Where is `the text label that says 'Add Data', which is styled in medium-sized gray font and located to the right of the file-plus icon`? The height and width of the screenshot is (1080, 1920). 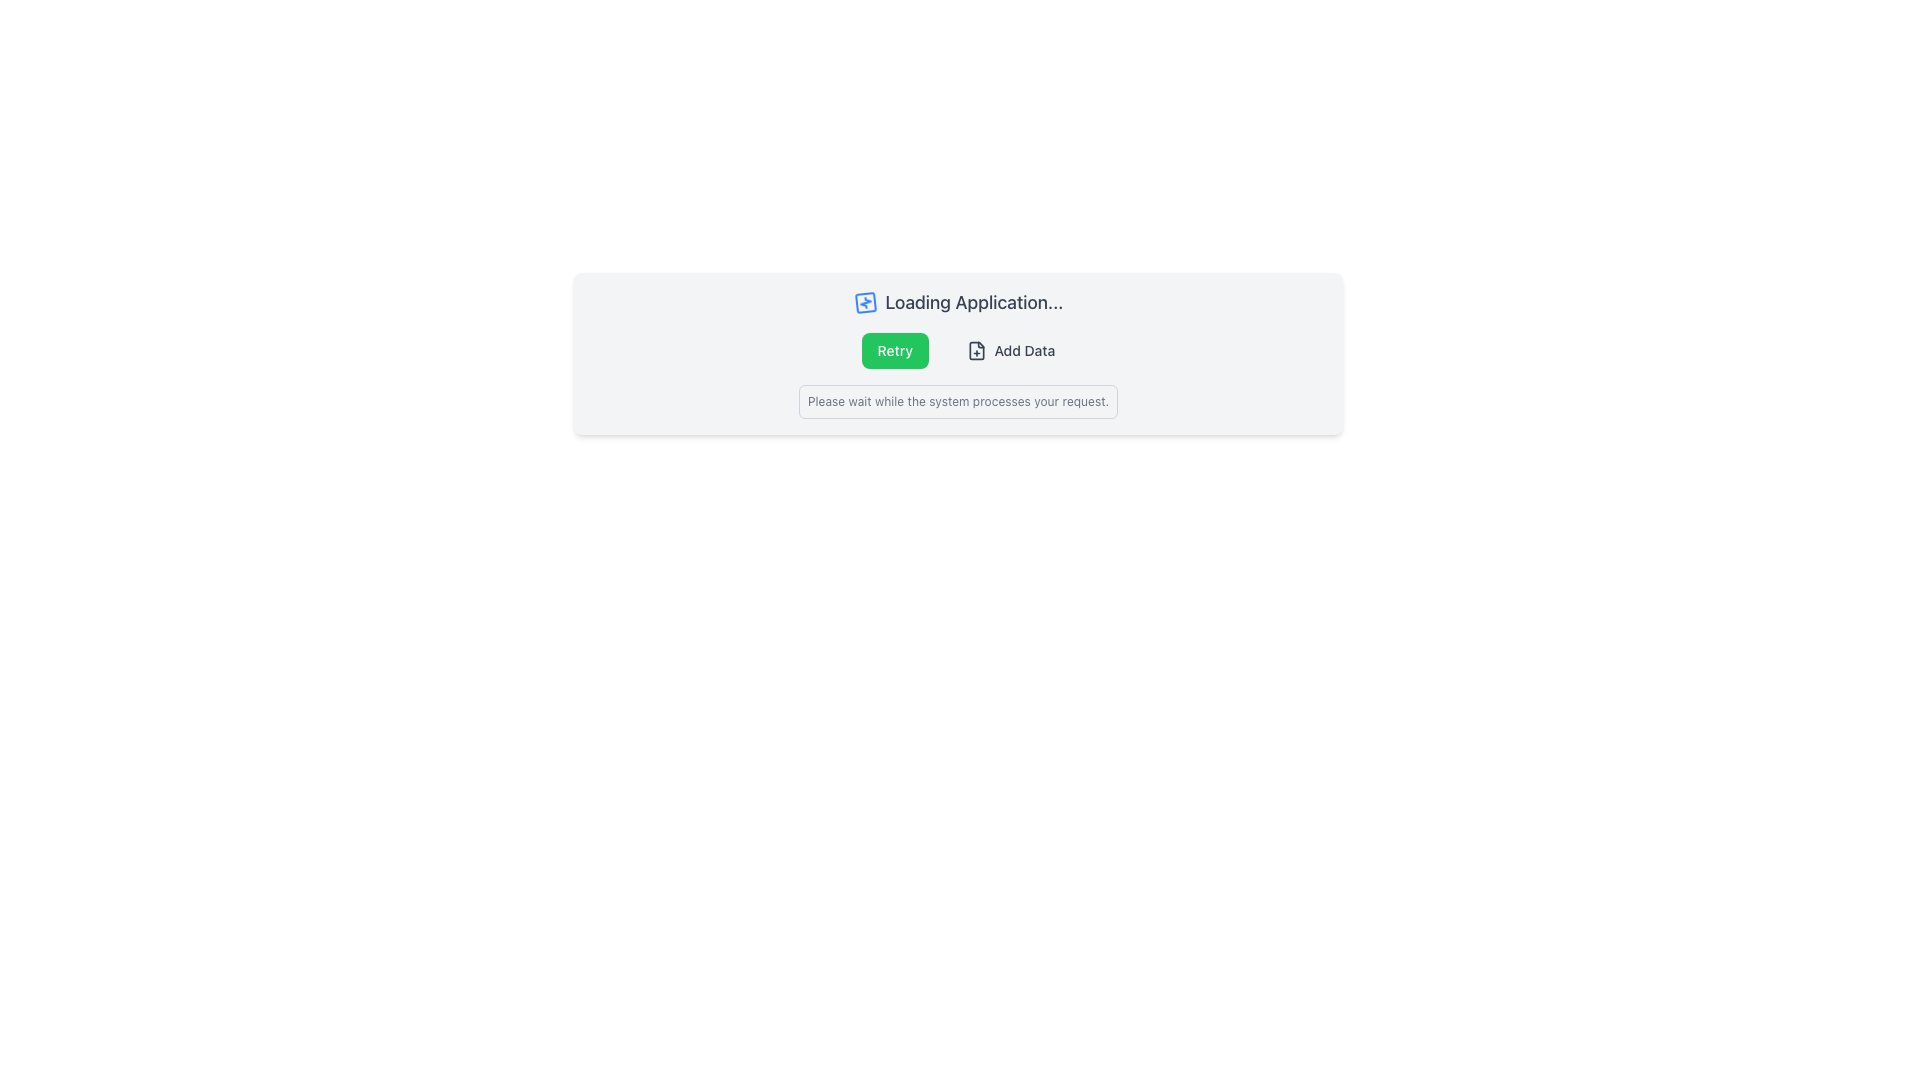 the text label that says 'Add Data', which is styled in medium-sized gray font and located to the right of the file-plus icon is located at coordinates (1024, 350).